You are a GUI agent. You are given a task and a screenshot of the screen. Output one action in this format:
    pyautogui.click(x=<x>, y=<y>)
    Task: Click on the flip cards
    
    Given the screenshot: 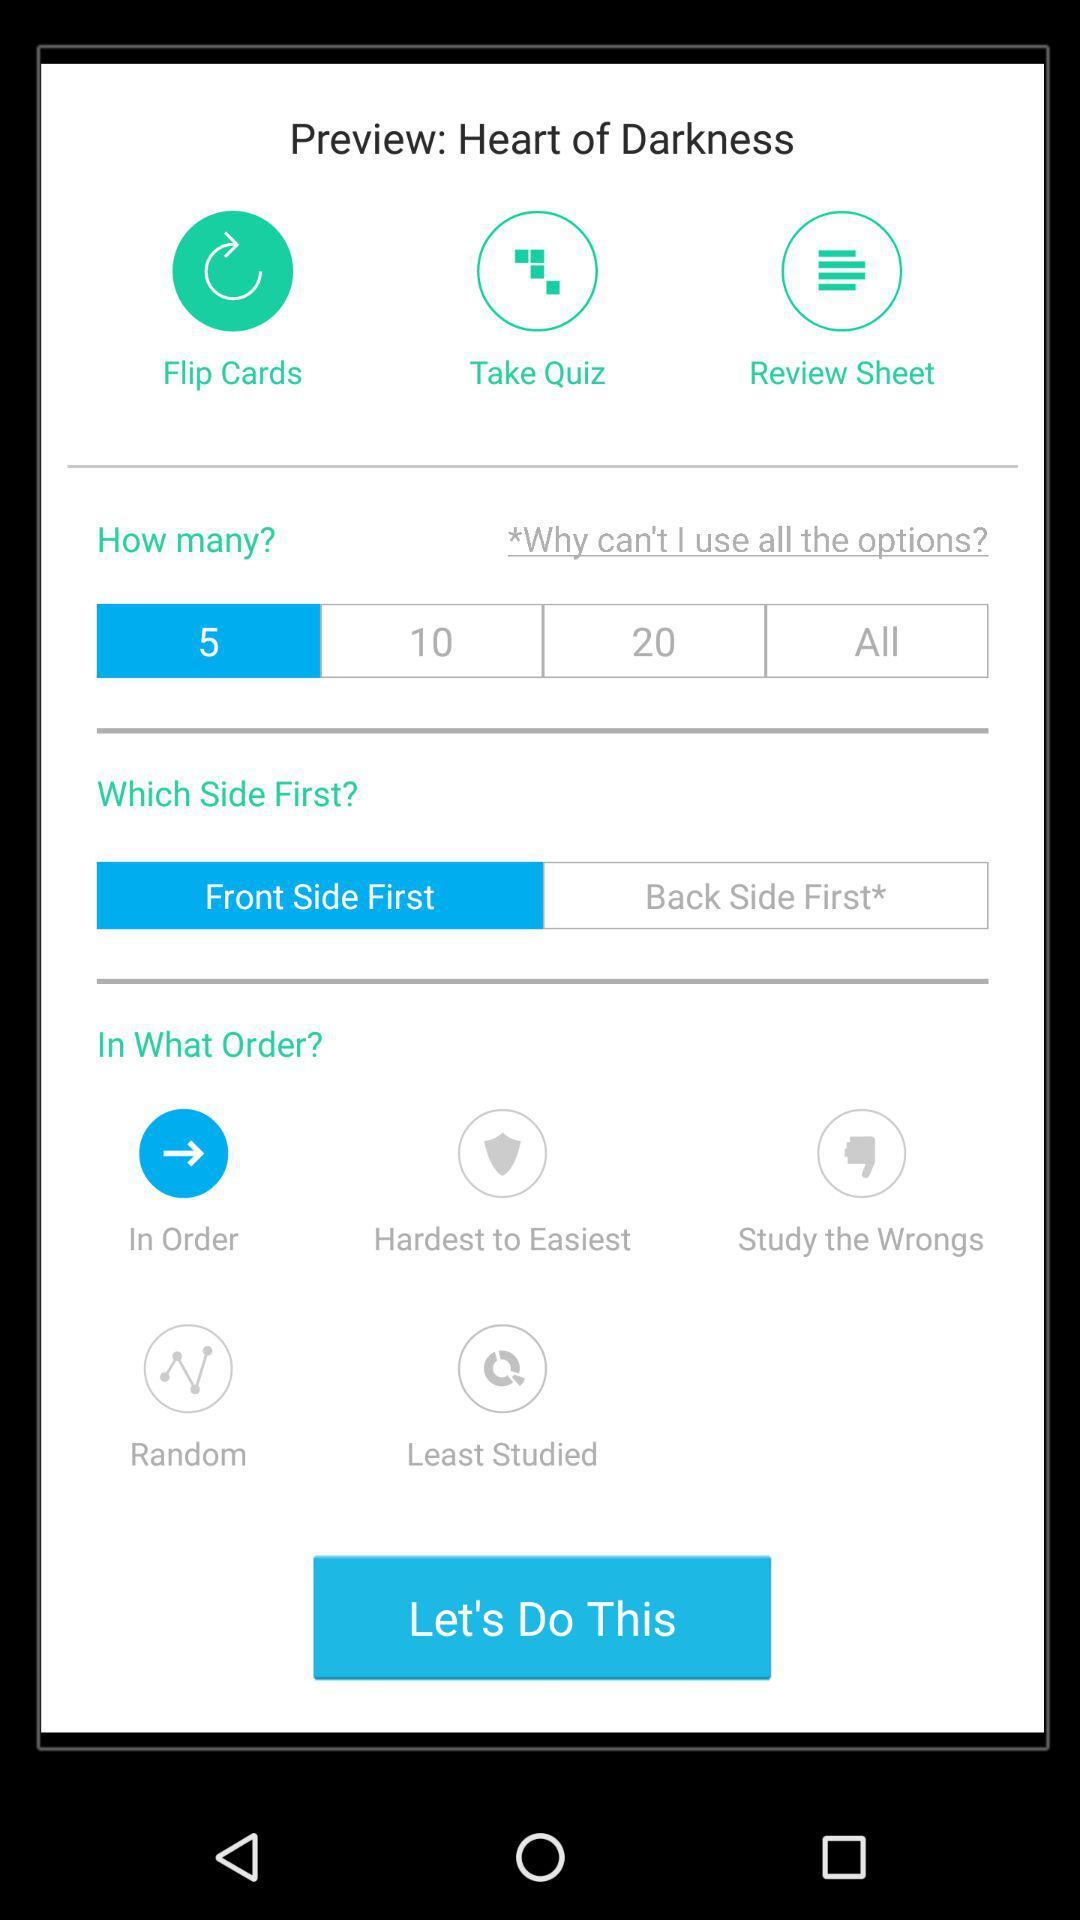 What is the action you would take?
    pyautogui.click(x=231, y=270)
    